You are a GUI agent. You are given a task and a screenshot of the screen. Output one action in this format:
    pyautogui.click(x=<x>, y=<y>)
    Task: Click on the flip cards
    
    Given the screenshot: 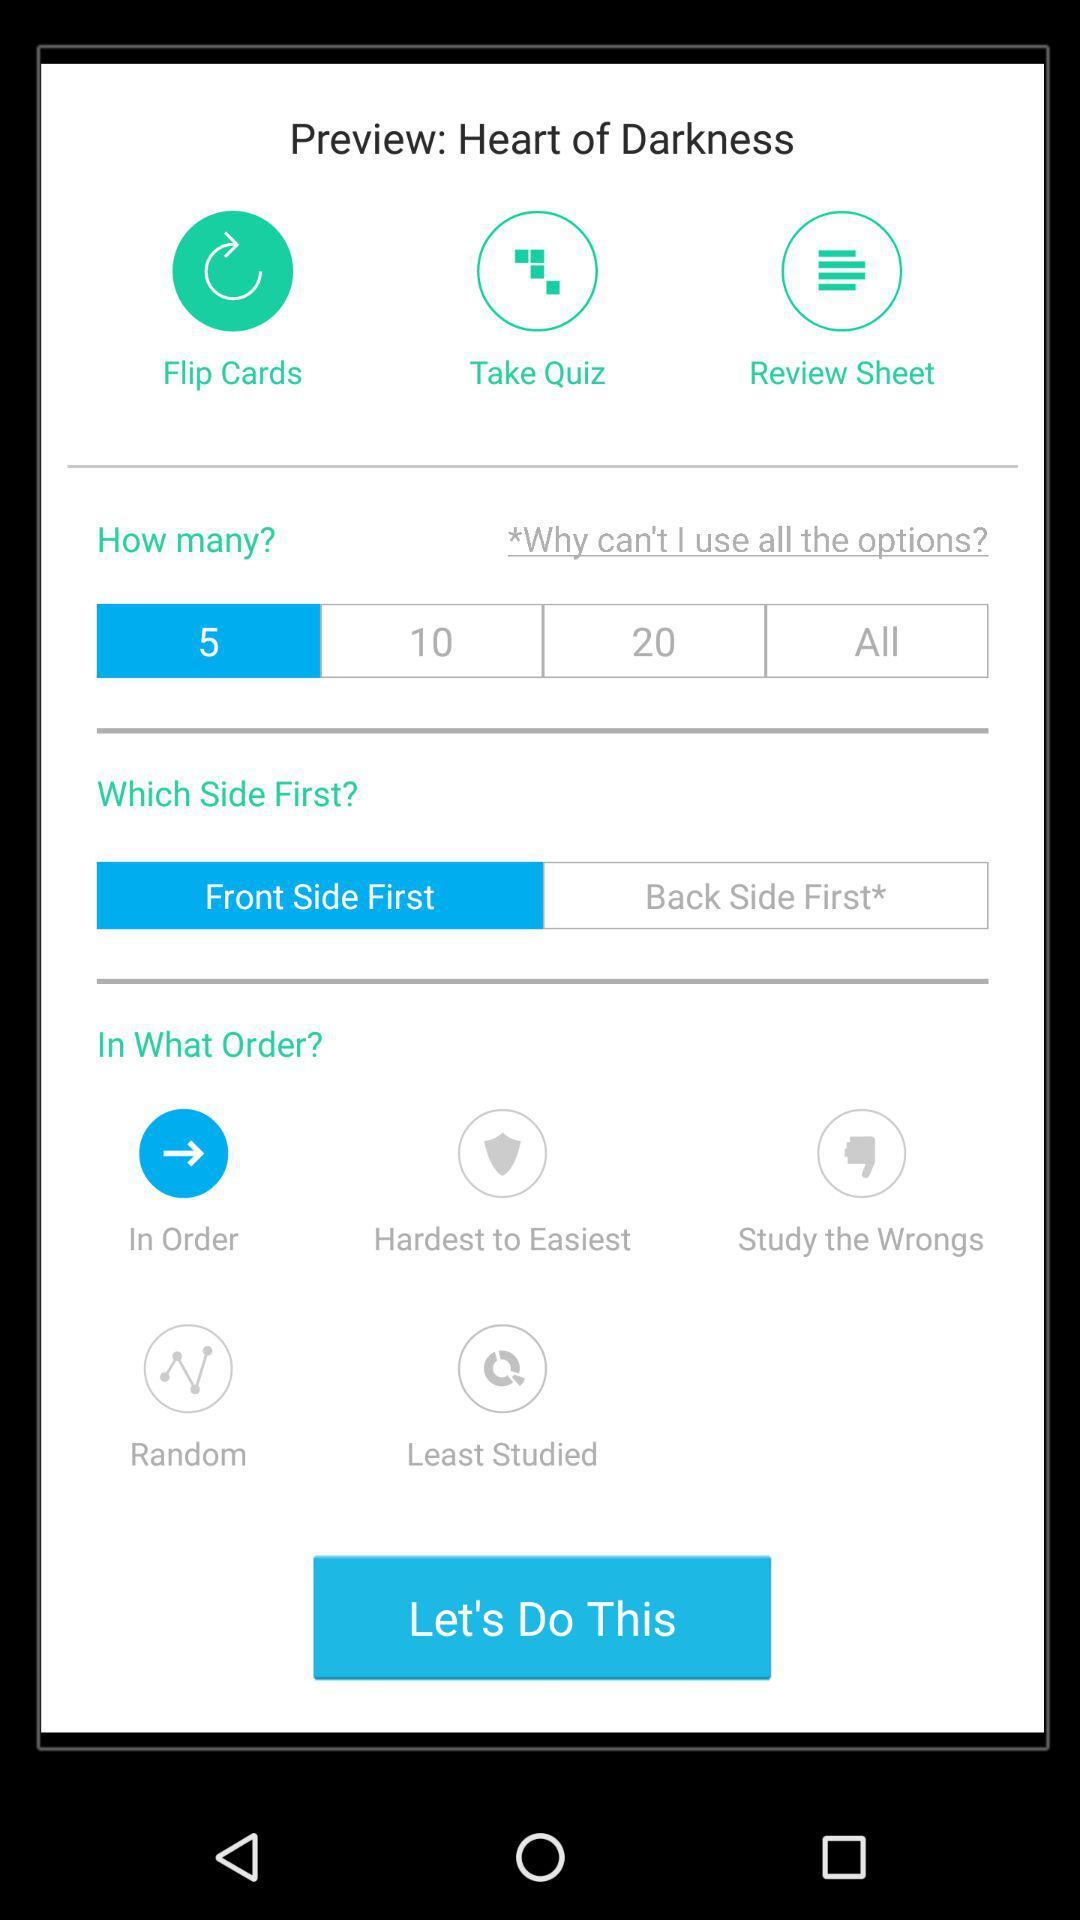 What is the action you would take?
    pyautogui.click(x=231, y=270)
    